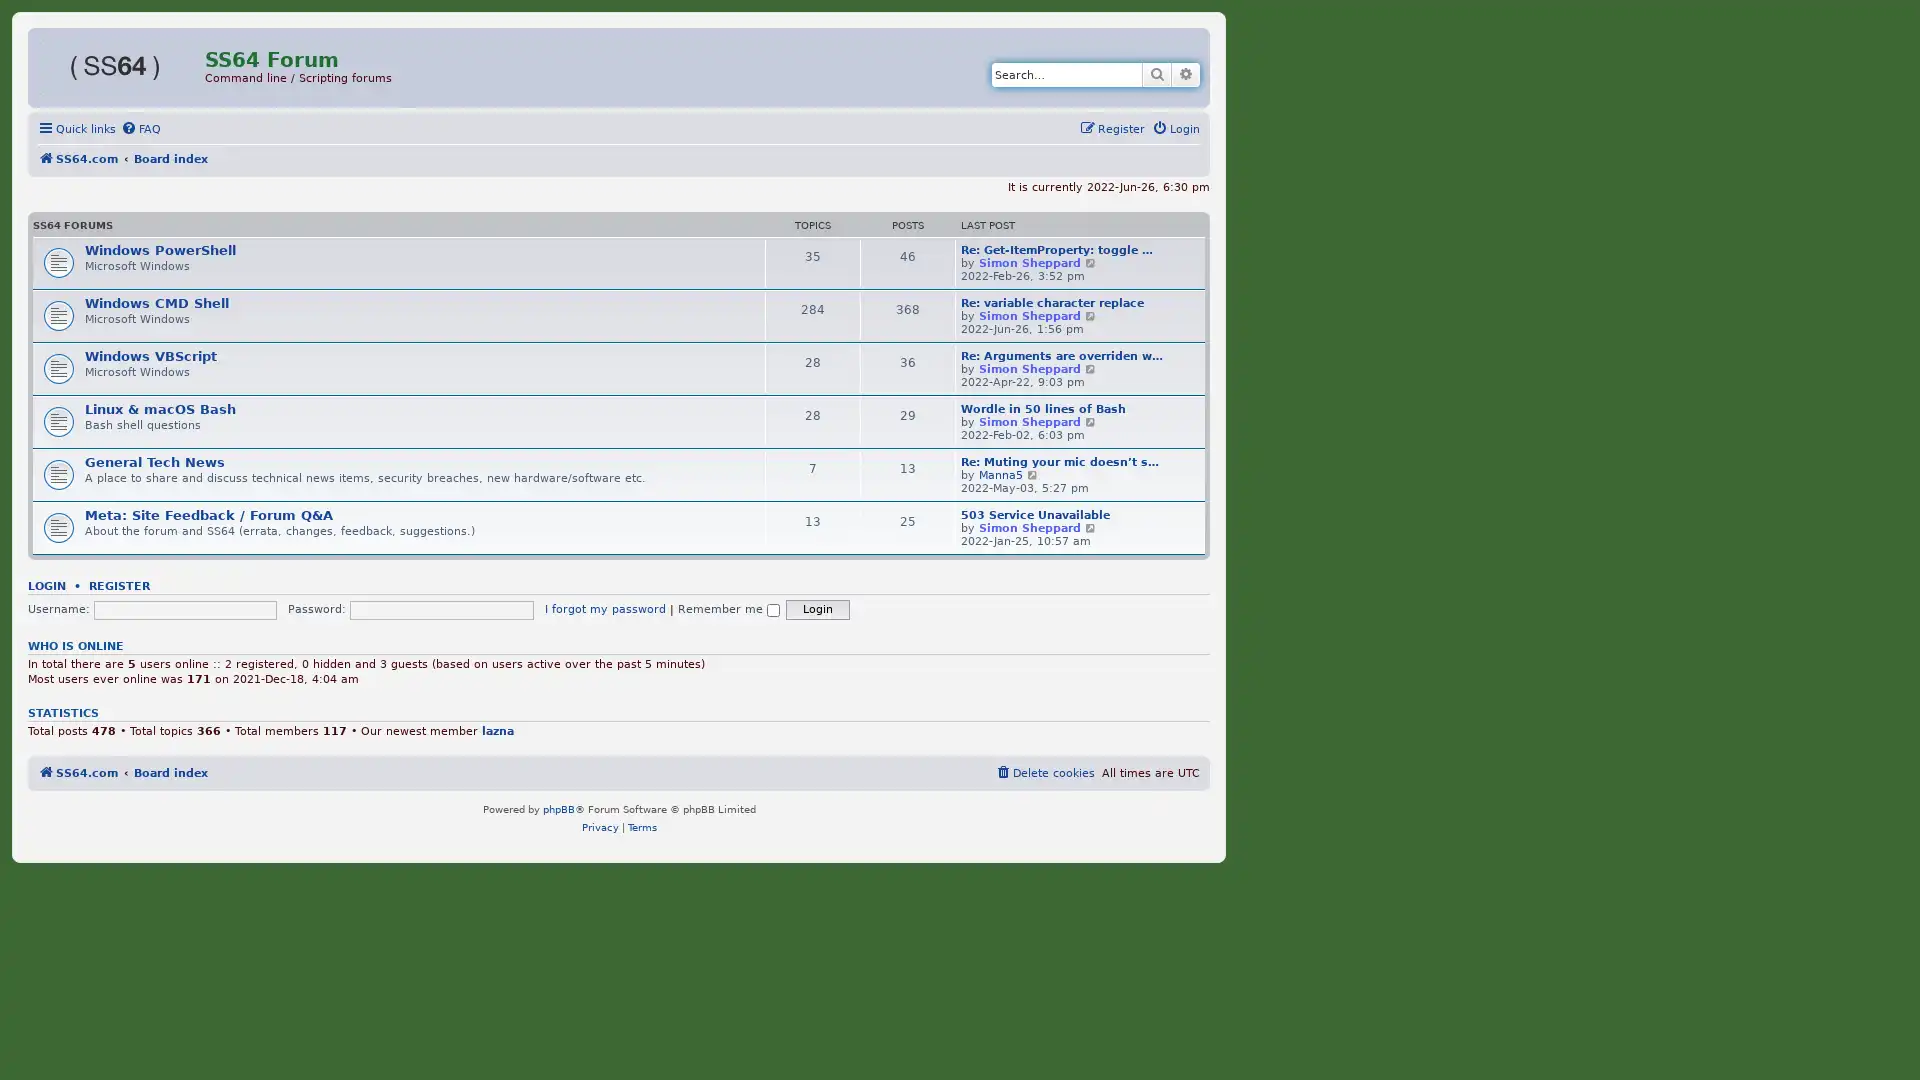 The image size is (1920, 1080). What do you see at coordinates (816, 608) in the screenshot?
I see `Login` at bounding box center [816, 608].